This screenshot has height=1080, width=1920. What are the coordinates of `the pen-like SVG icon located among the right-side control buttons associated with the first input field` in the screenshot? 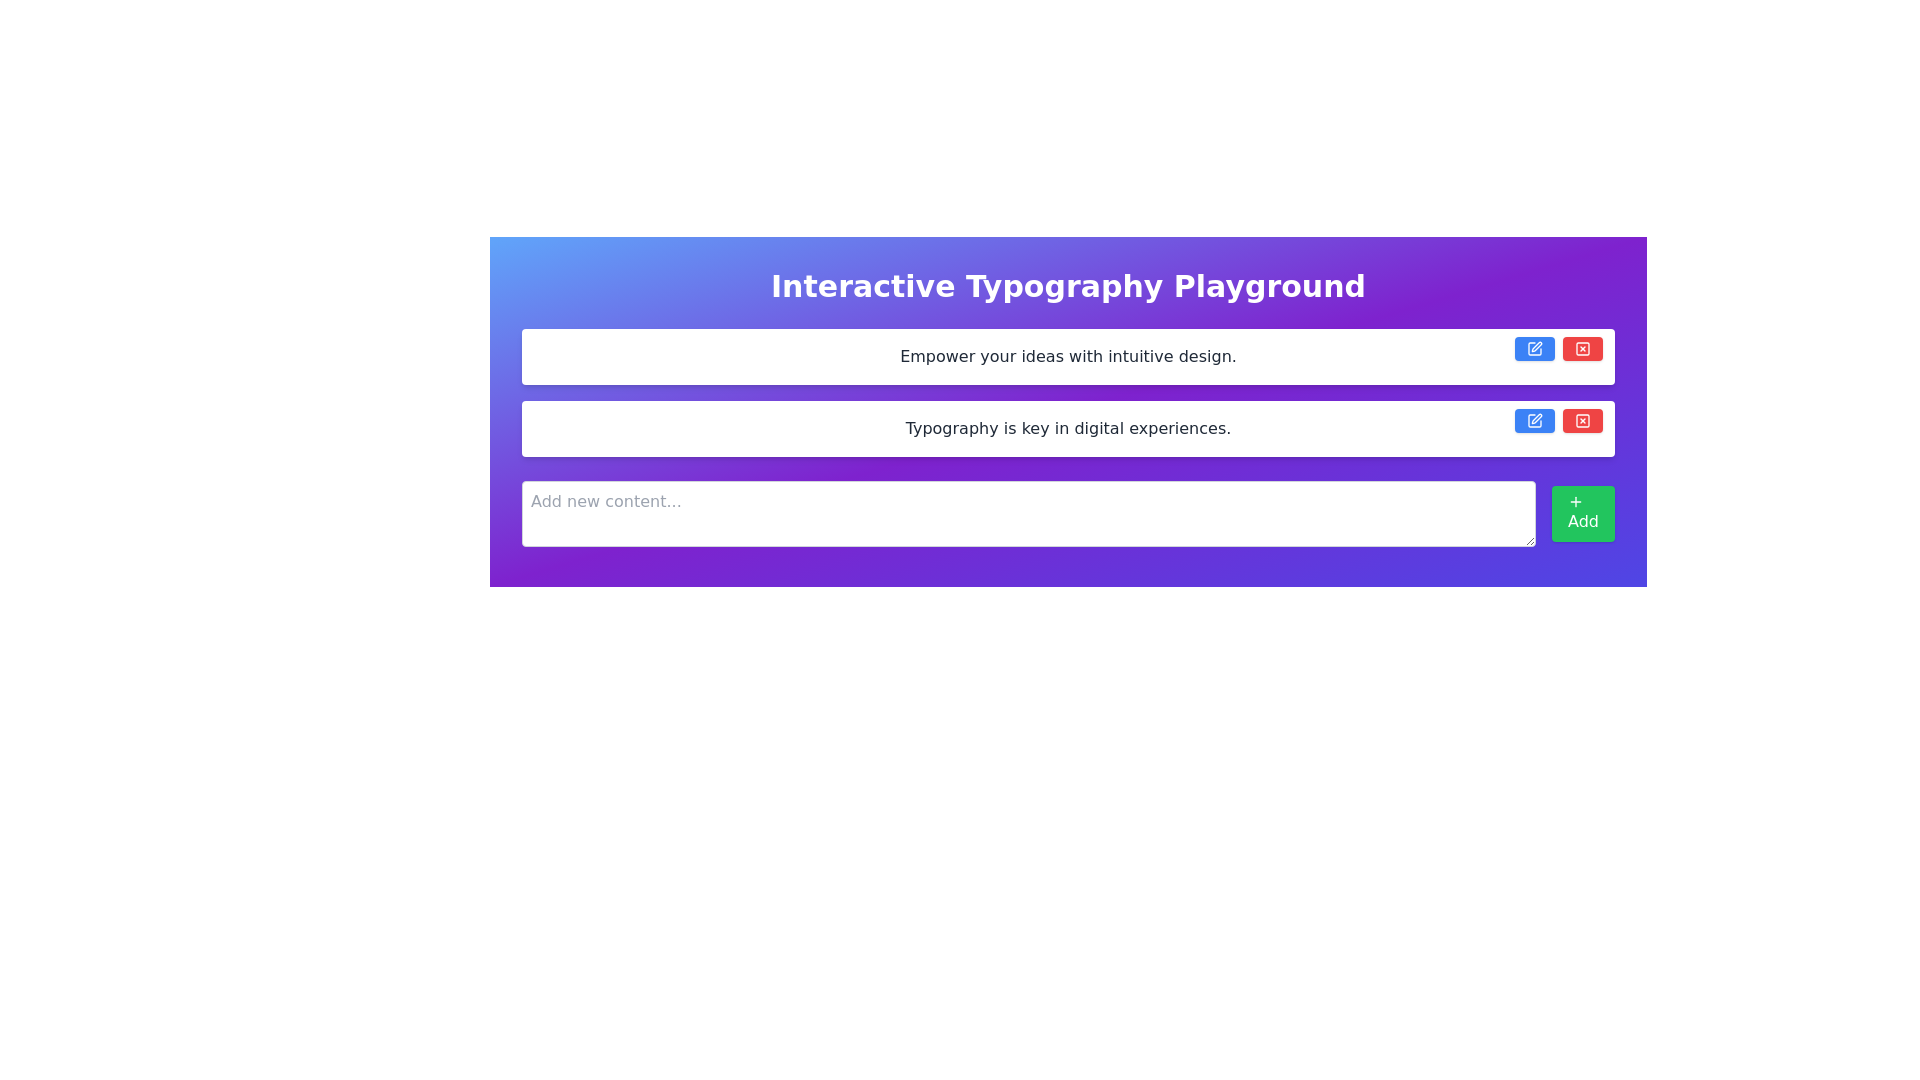 It's located at (1534, 347).